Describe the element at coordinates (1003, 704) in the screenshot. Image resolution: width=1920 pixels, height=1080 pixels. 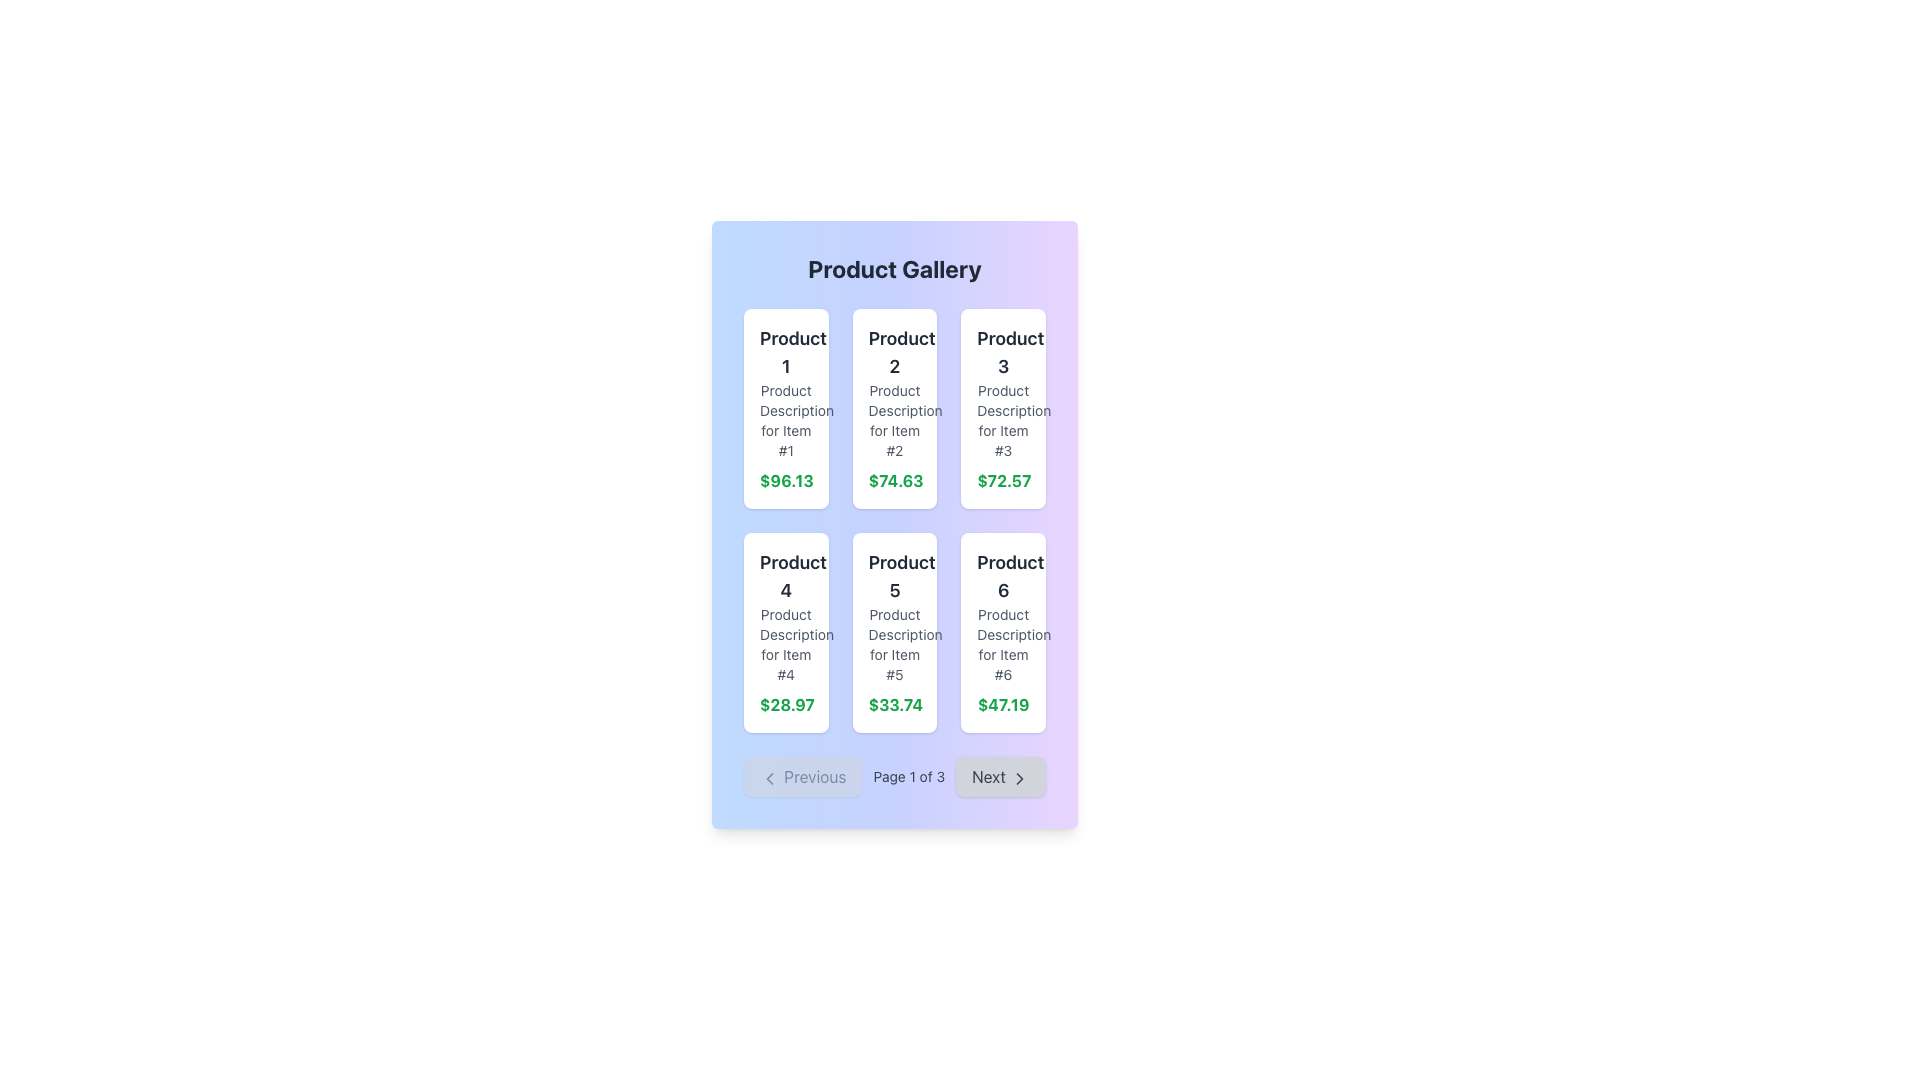
I see `the text label displaying the price '$47.19' which is styled with a bold green font and located under the description of 'Product 6.'` at that location.